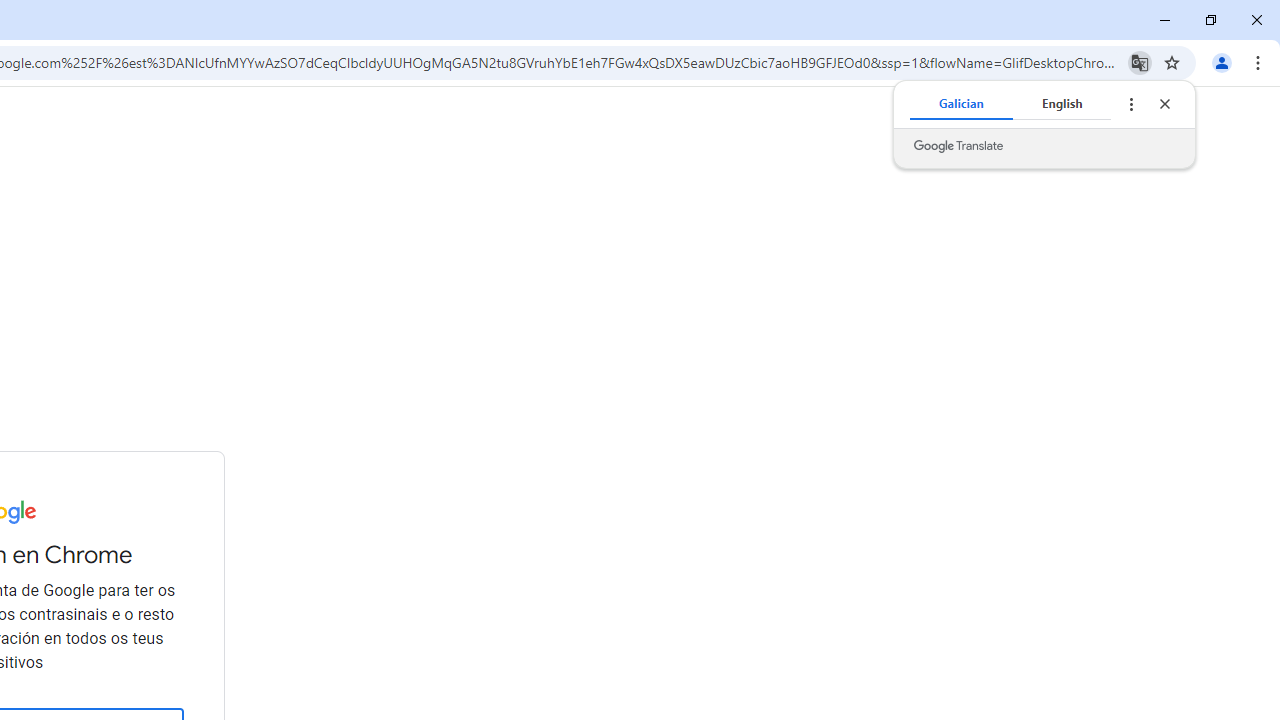  What do you see at coordinates (961, 104) in the screenshot?
I see `'Galician'` at bounding box center [961, 104].